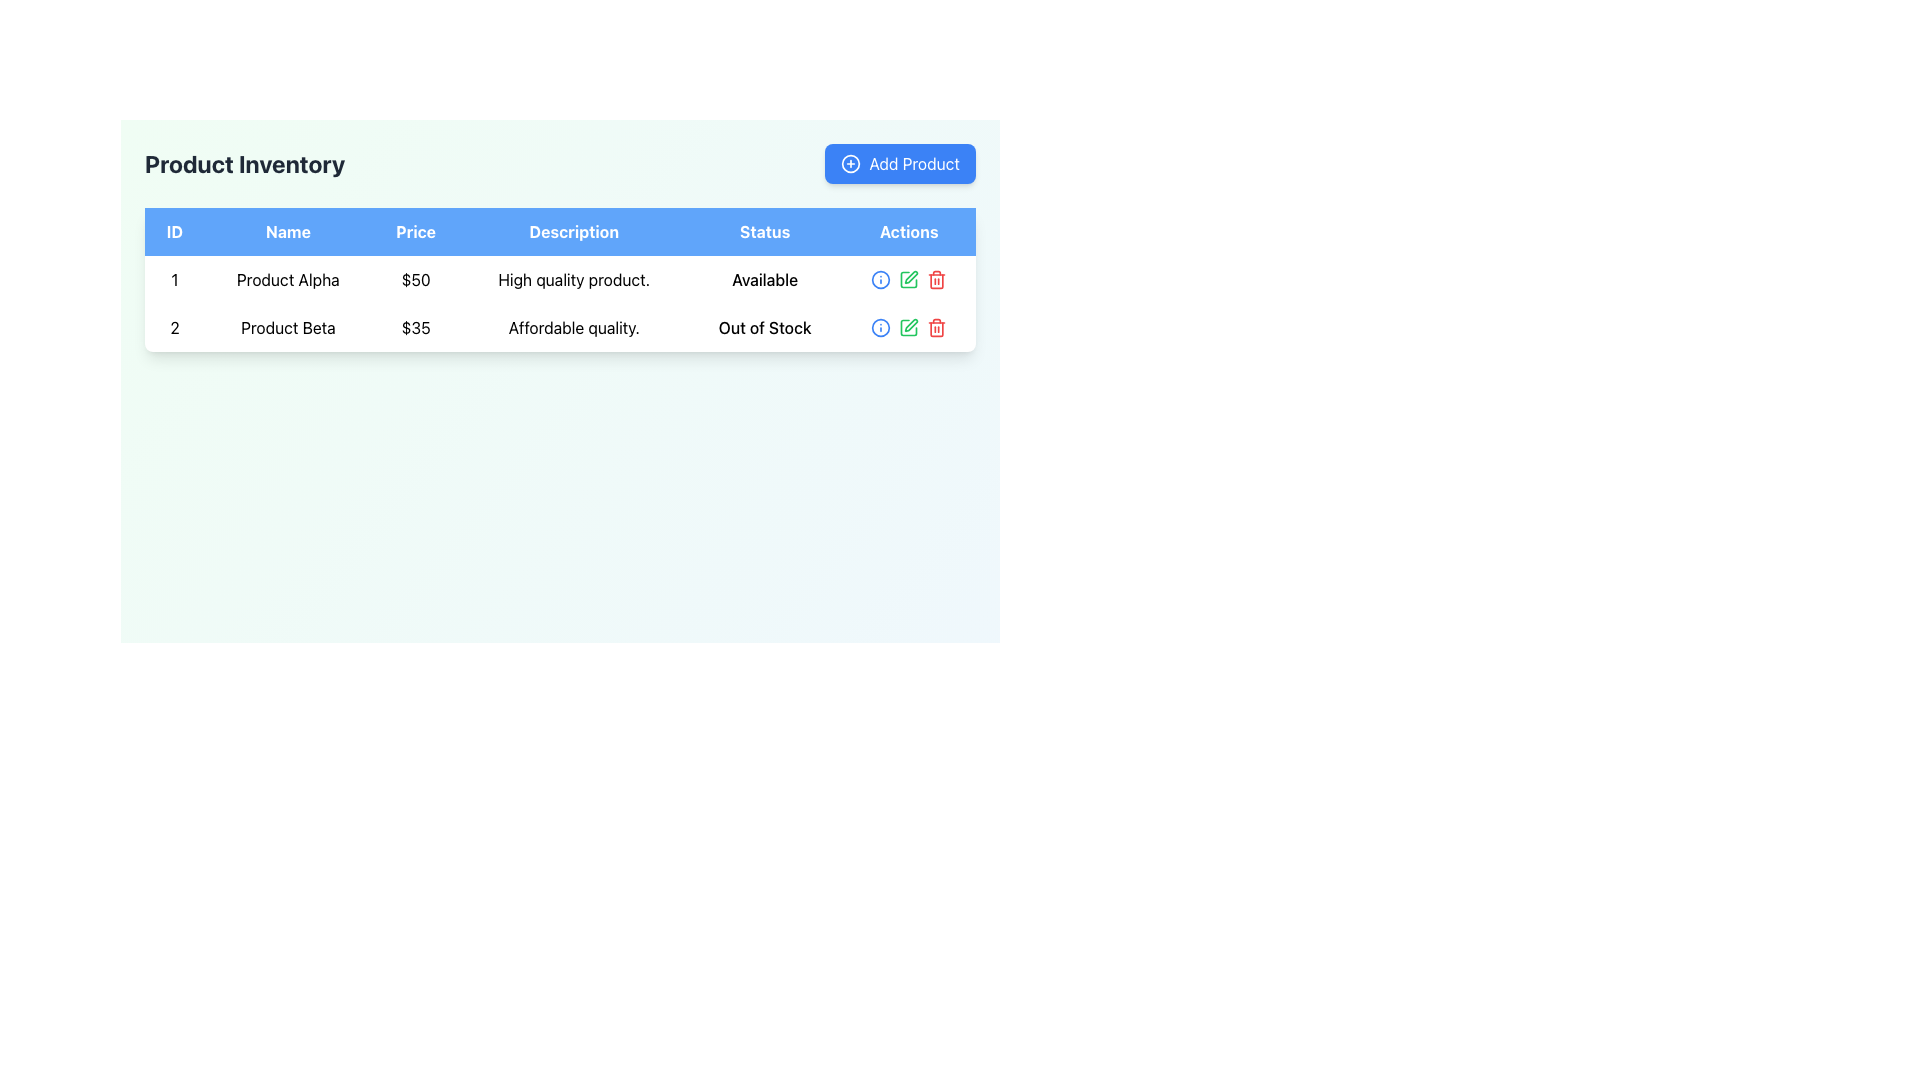  I want to click on the price text displaying '$50' in black within the first row of the product table under the 'Price' column, aligned with 'Product Alpha', so click(415, 280).